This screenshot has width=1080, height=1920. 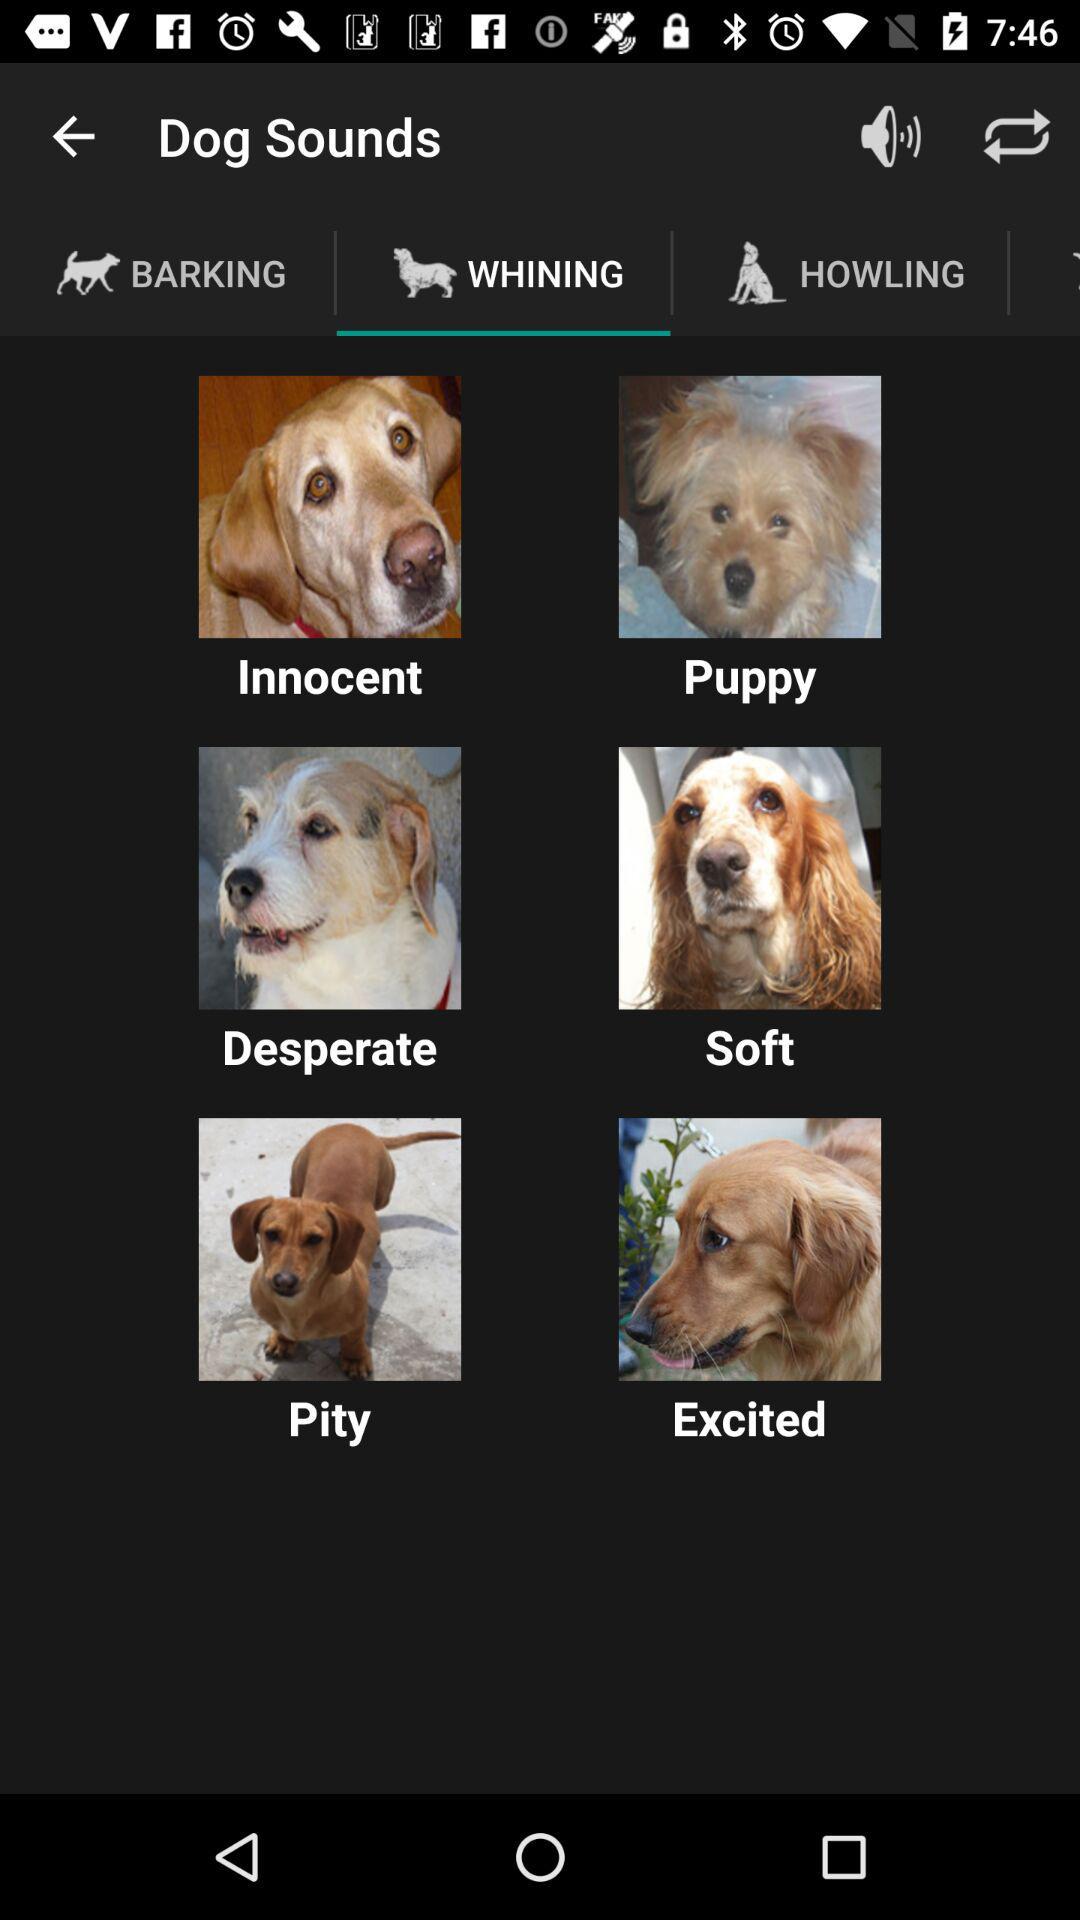 What do you see at coordinates (329, 507) in the screenshot?
I see `innocent` at bounding box center [329, 507].